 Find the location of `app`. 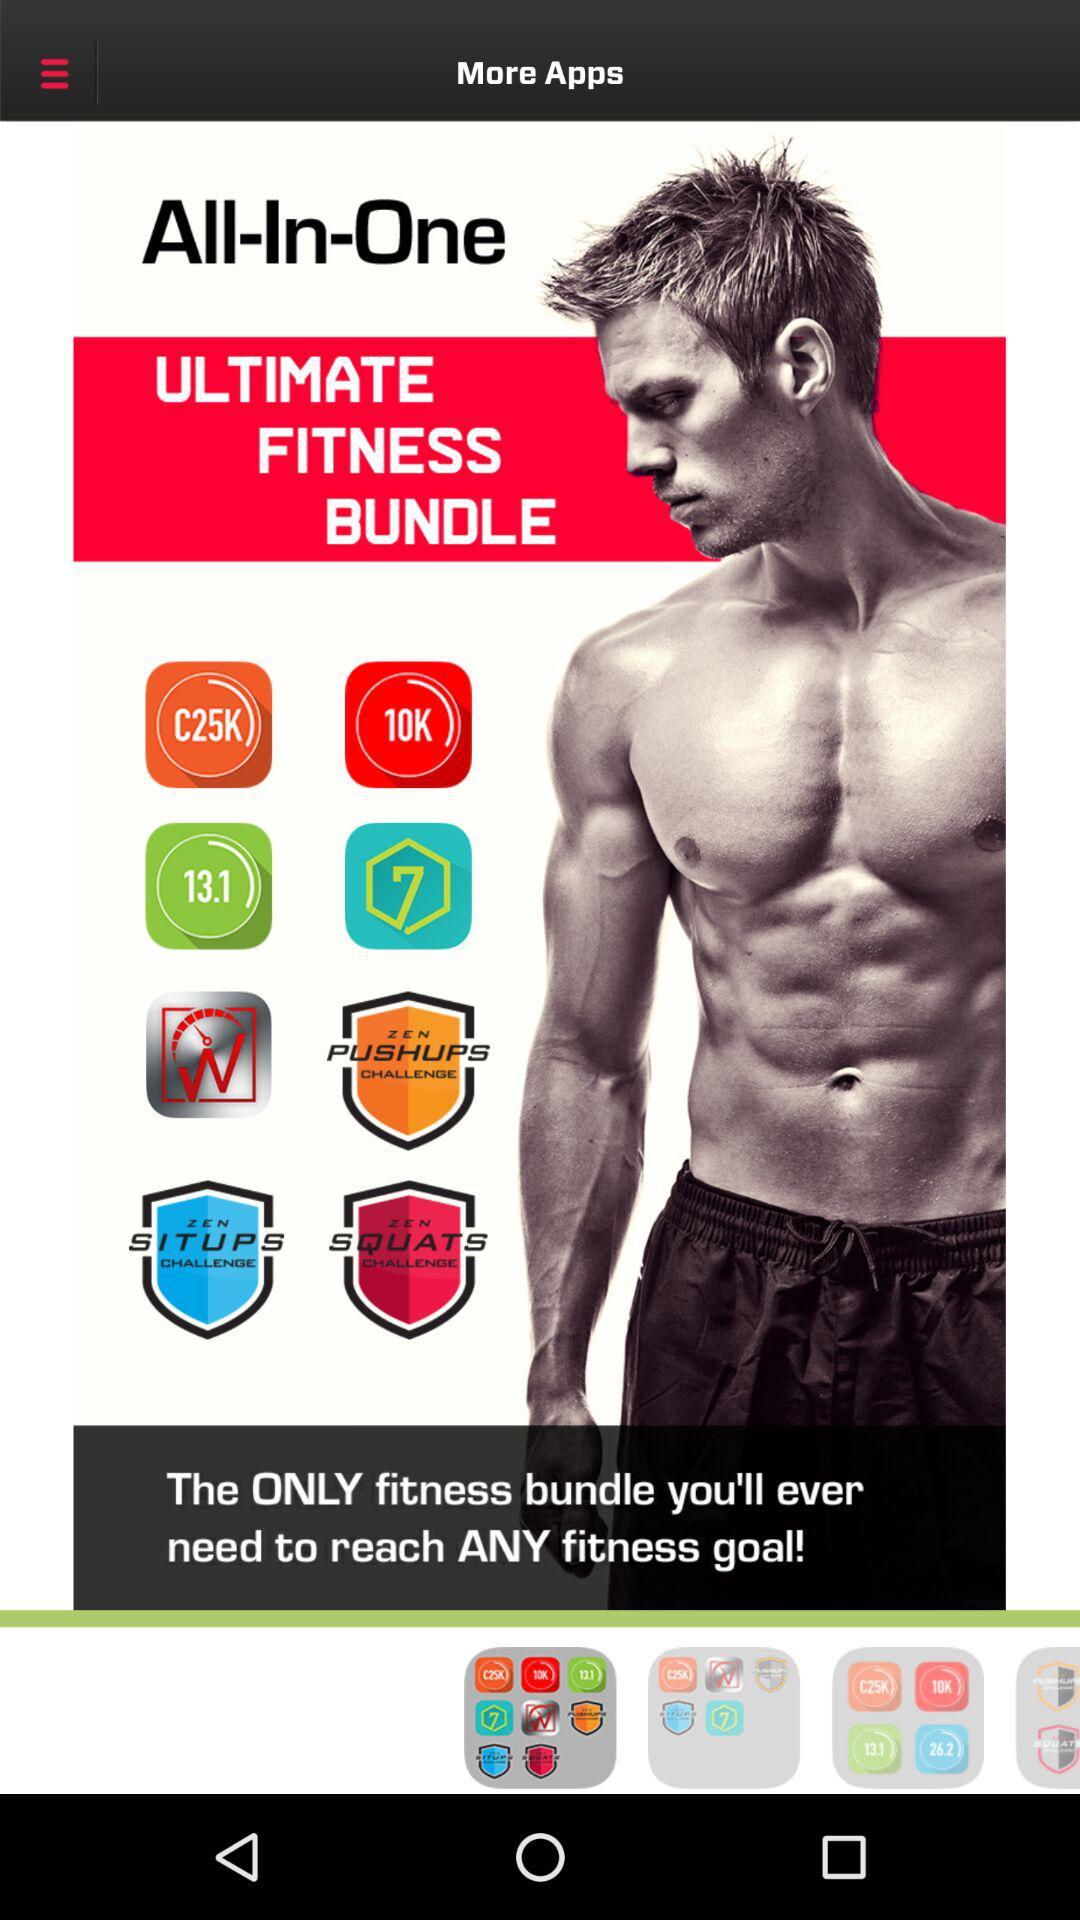

app is located at coordinates (208, 1053).